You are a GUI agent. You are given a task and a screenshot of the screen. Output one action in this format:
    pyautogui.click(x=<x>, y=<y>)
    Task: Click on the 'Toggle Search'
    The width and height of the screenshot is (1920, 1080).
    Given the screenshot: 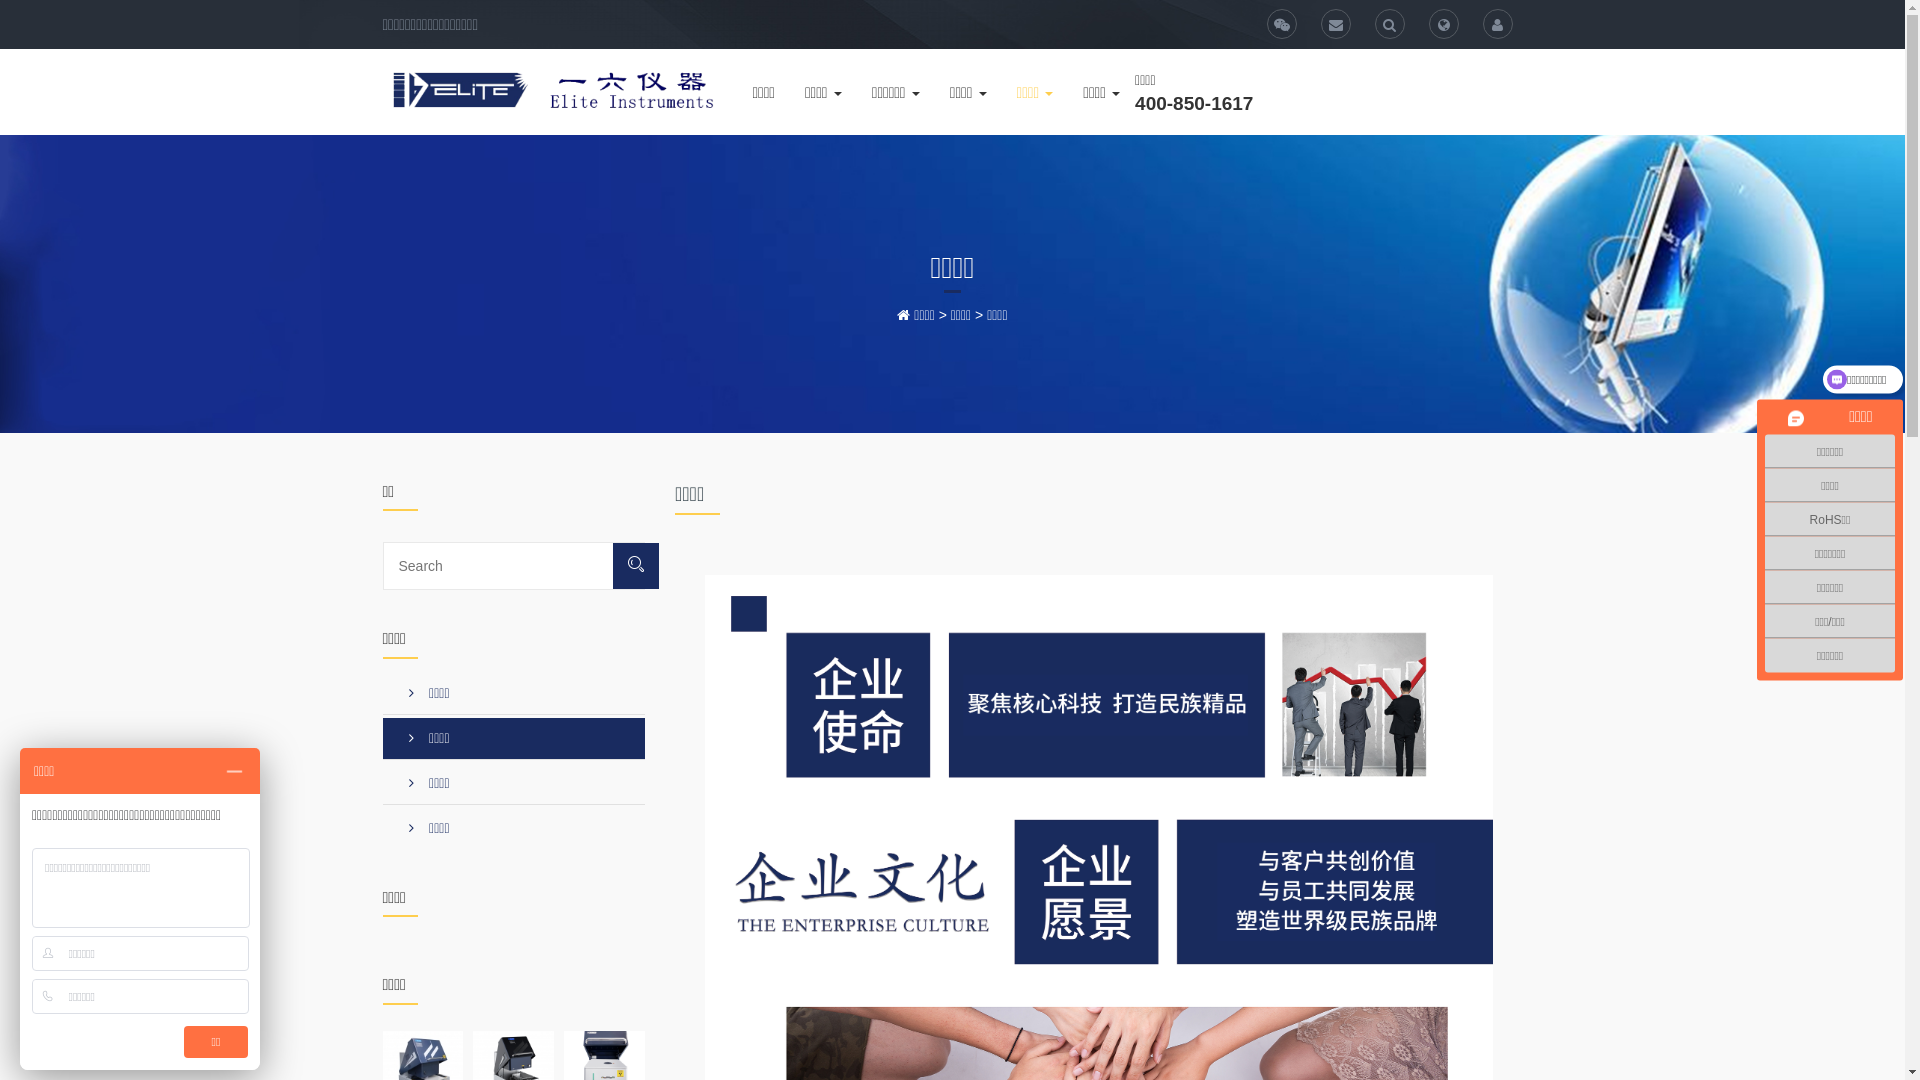 What is the action you would take?
    pyautogui.click(x=1389, y=23)
    